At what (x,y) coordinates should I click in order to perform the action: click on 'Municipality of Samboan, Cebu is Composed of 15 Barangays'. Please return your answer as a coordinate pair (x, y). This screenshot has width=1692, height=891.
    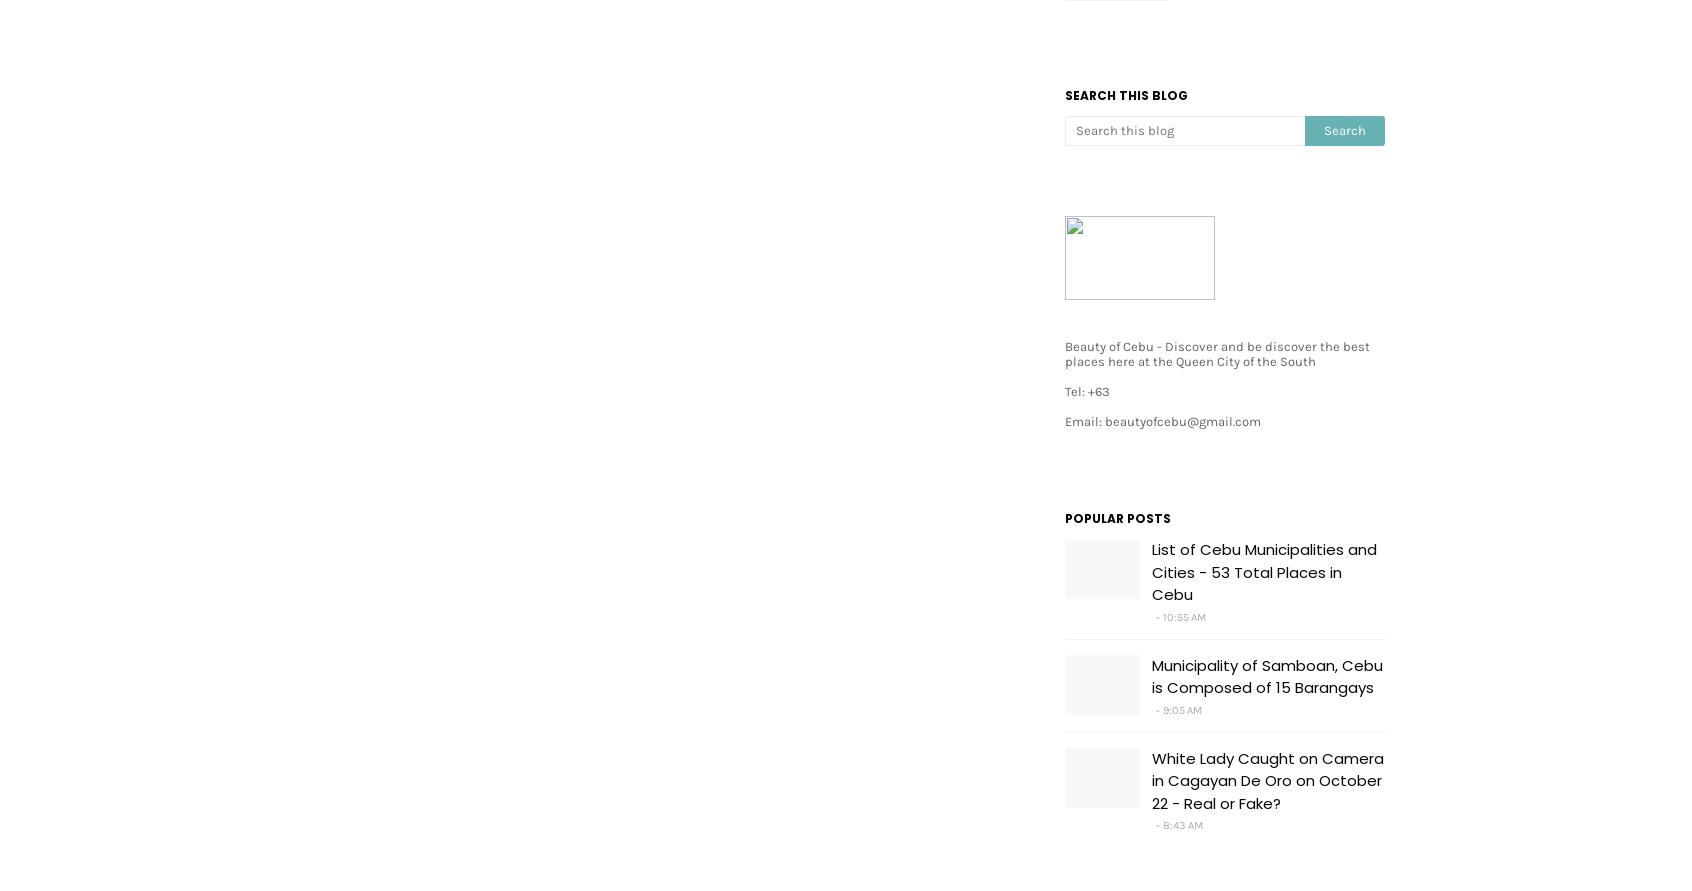
    Looking at the image, I should click on (1267, 675).